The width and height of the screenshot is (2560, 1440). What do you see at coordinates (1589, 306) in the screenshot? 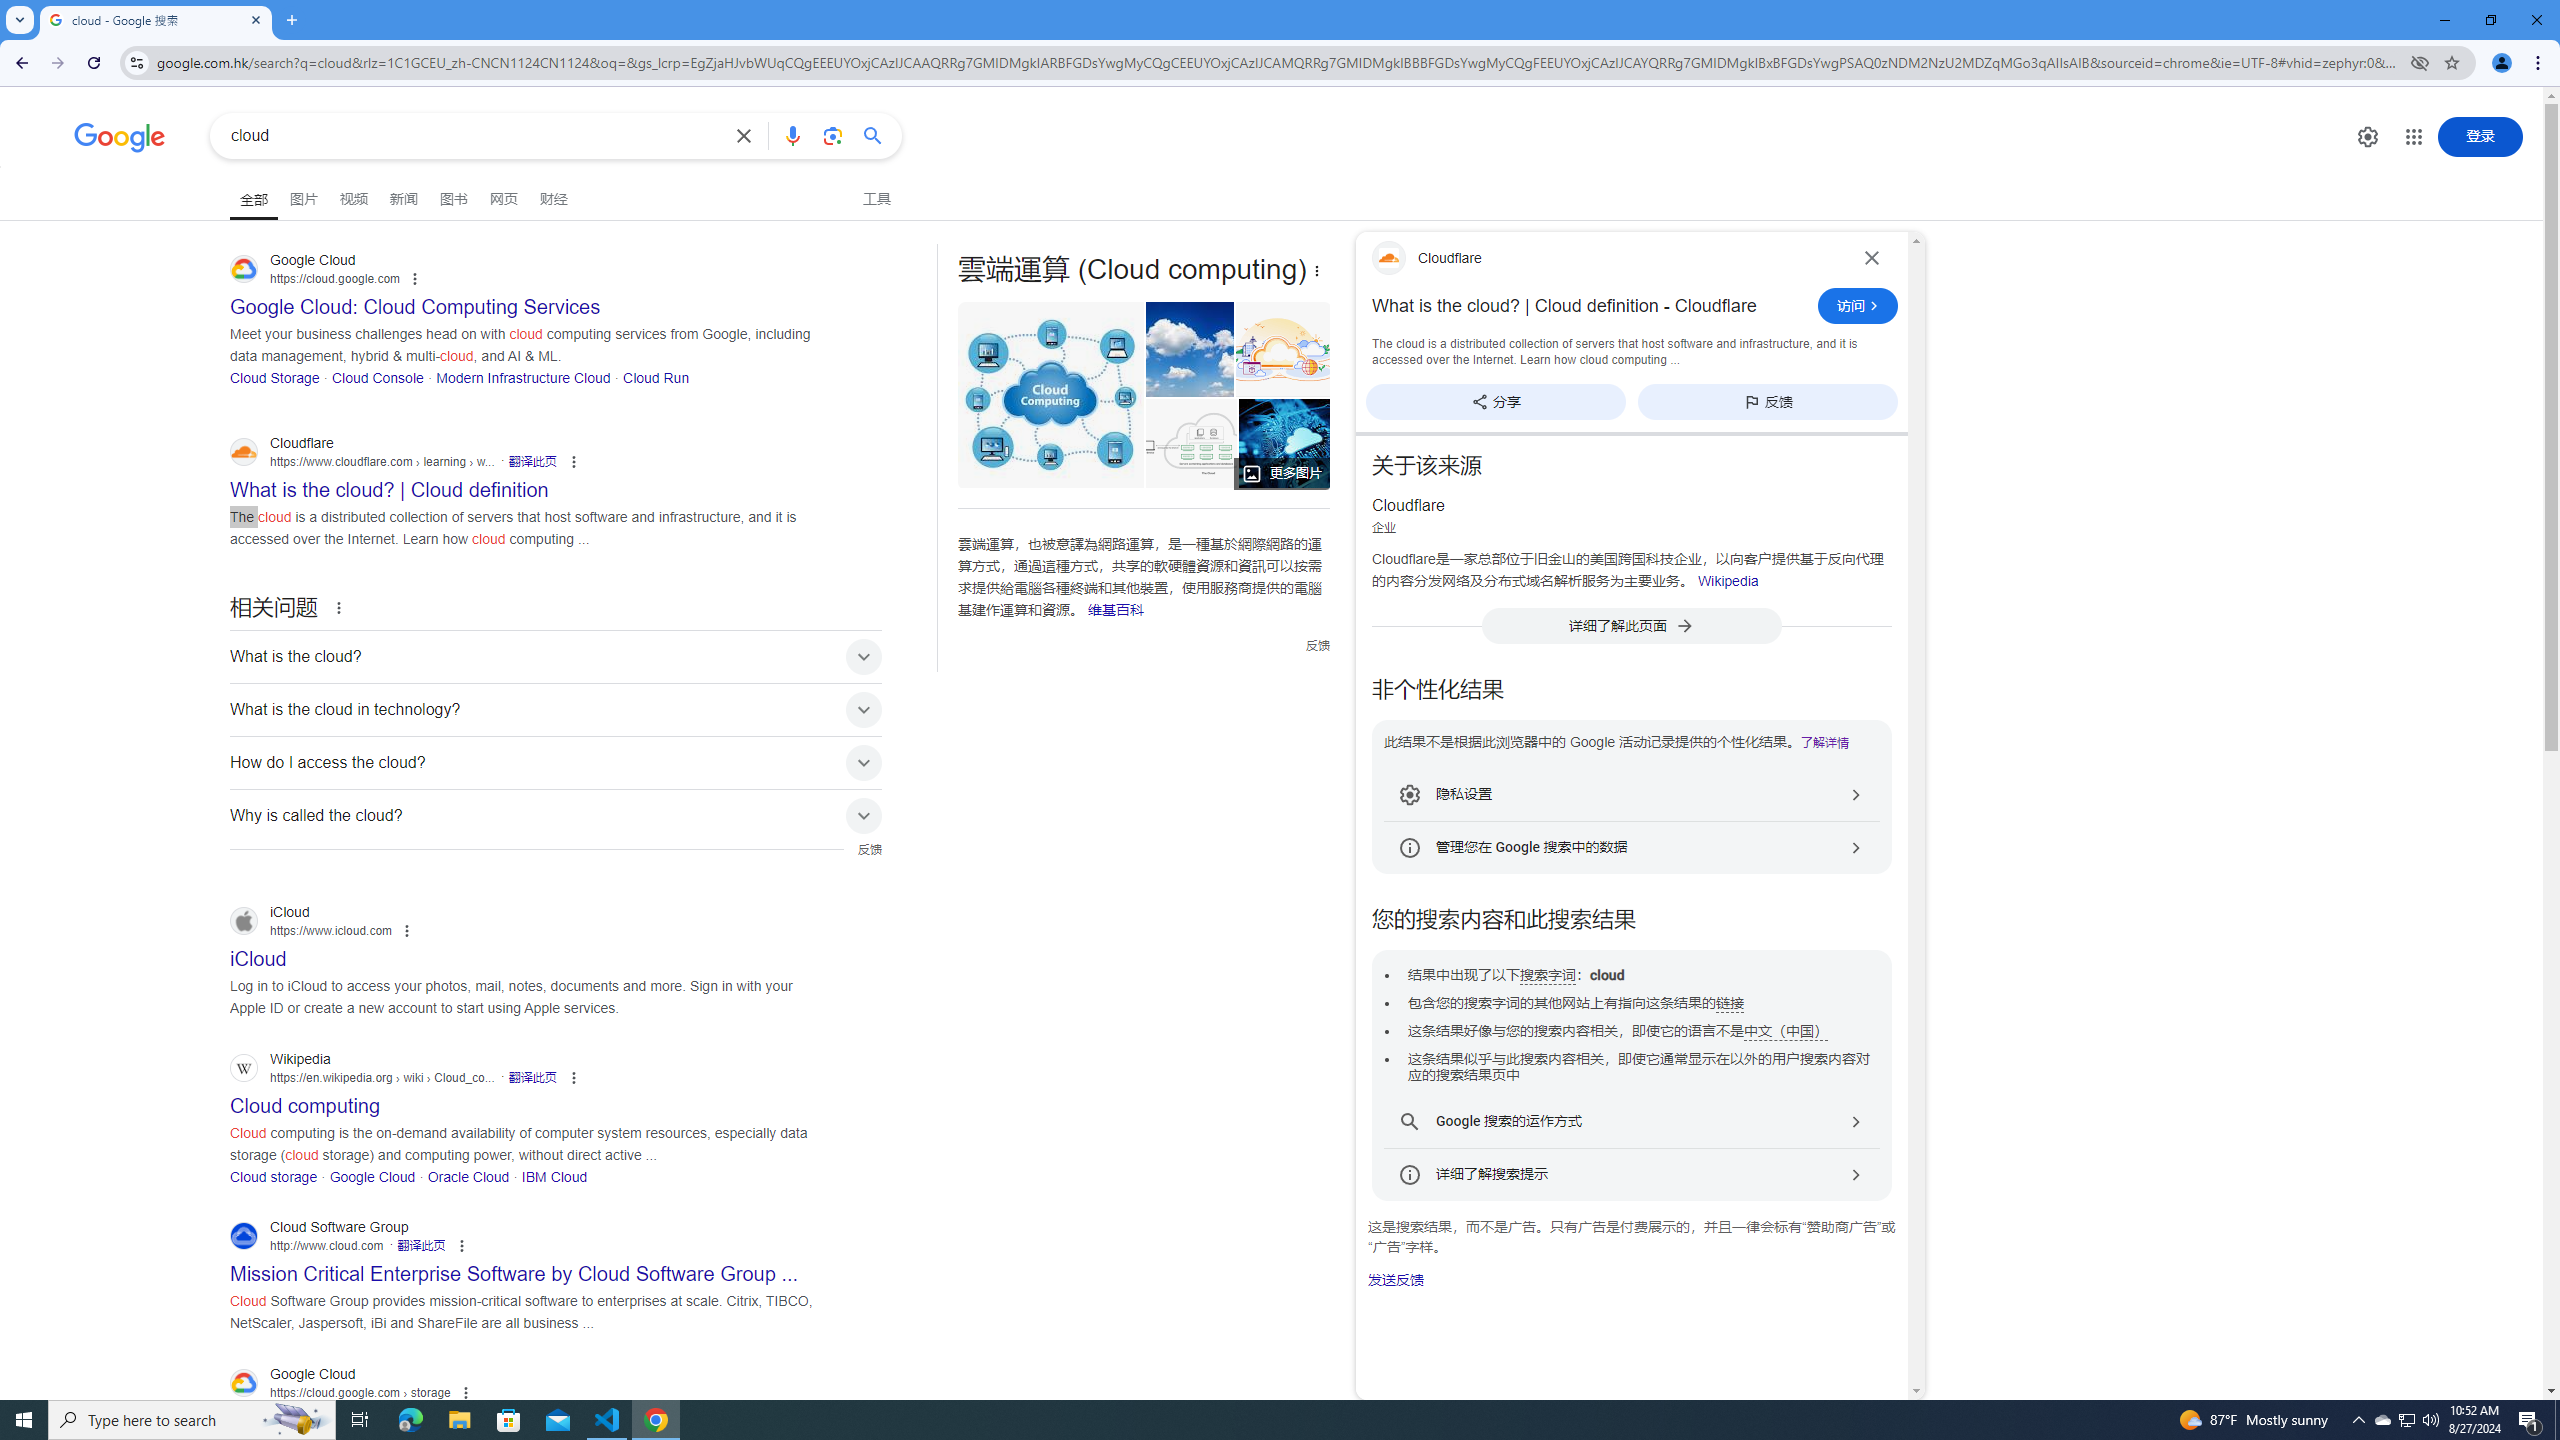
I see `'What is the cloud? | Cloud definition - Cloudflare'` at bounding box center [1589, 306].